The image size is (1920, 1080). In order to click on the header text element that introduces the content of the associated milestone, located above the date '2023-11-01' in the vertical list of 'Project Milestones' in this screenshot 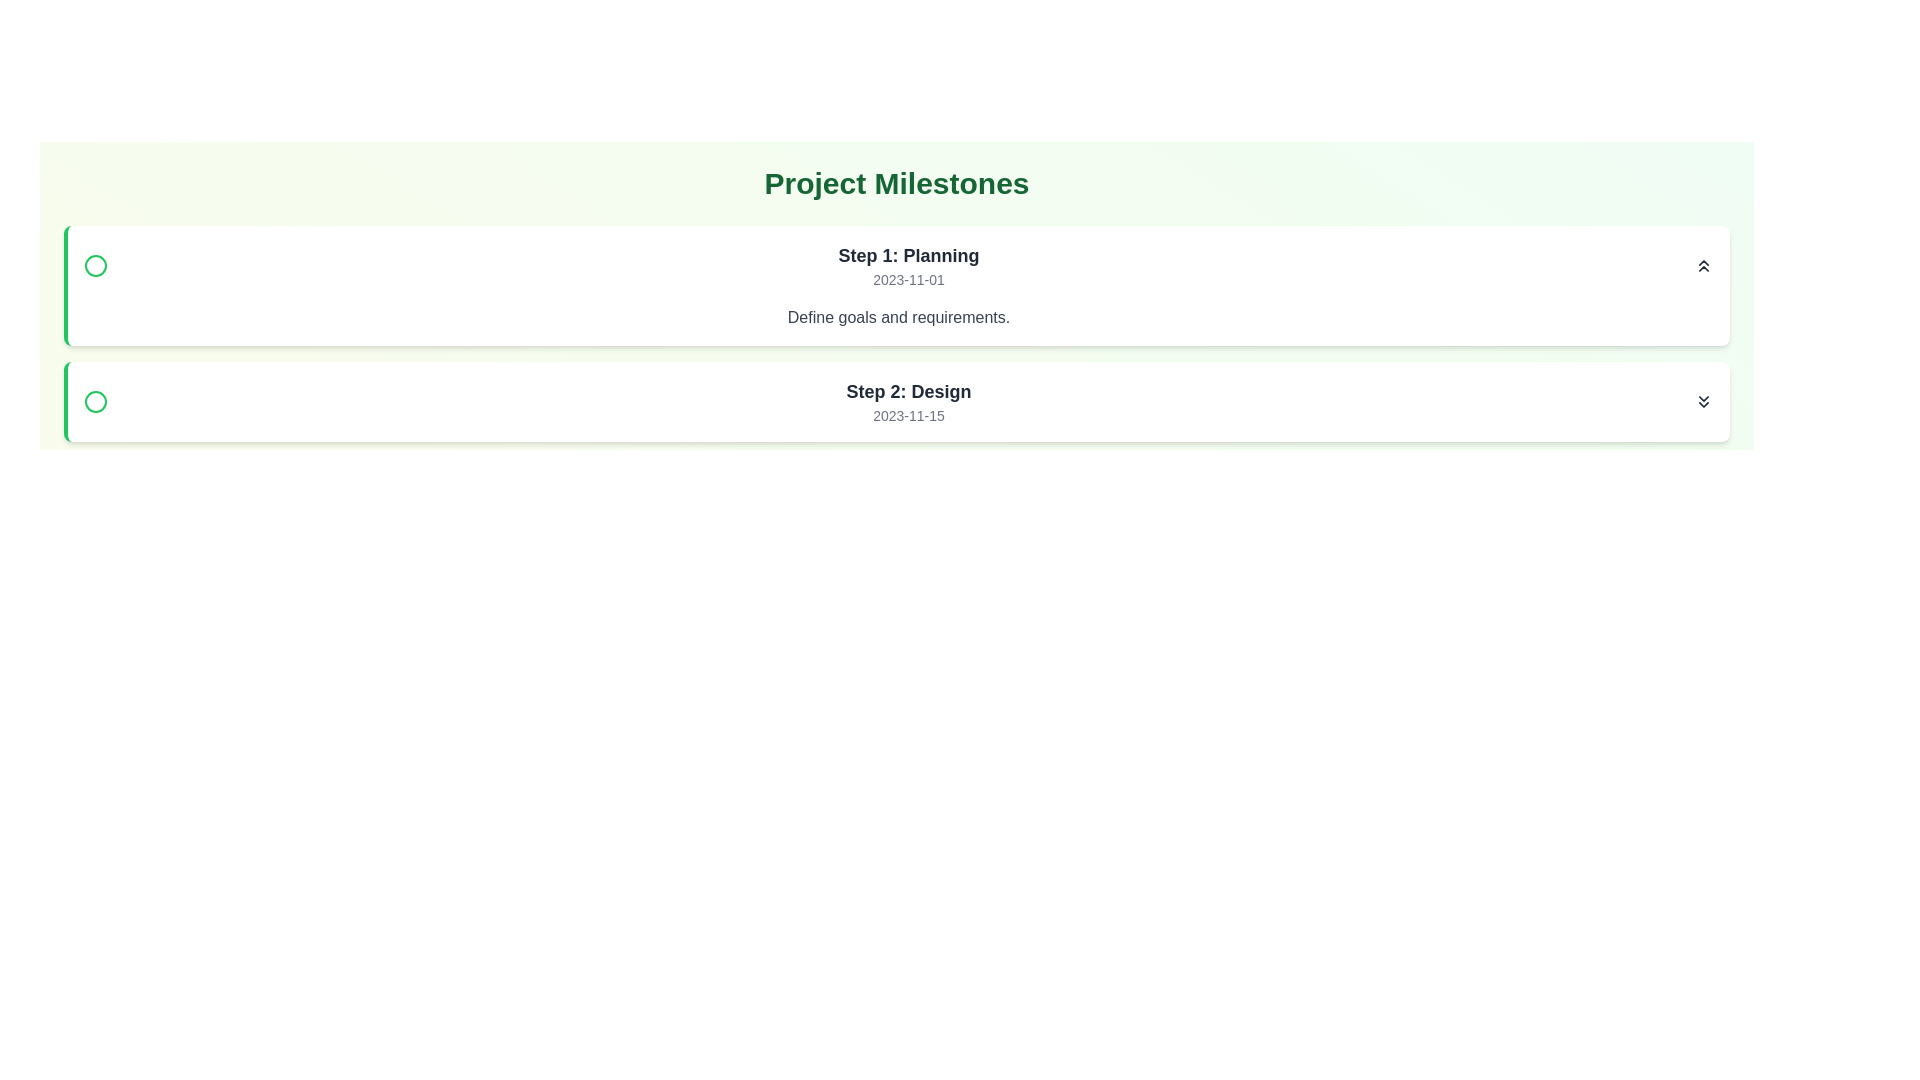, I will do `click(907, 254)`.